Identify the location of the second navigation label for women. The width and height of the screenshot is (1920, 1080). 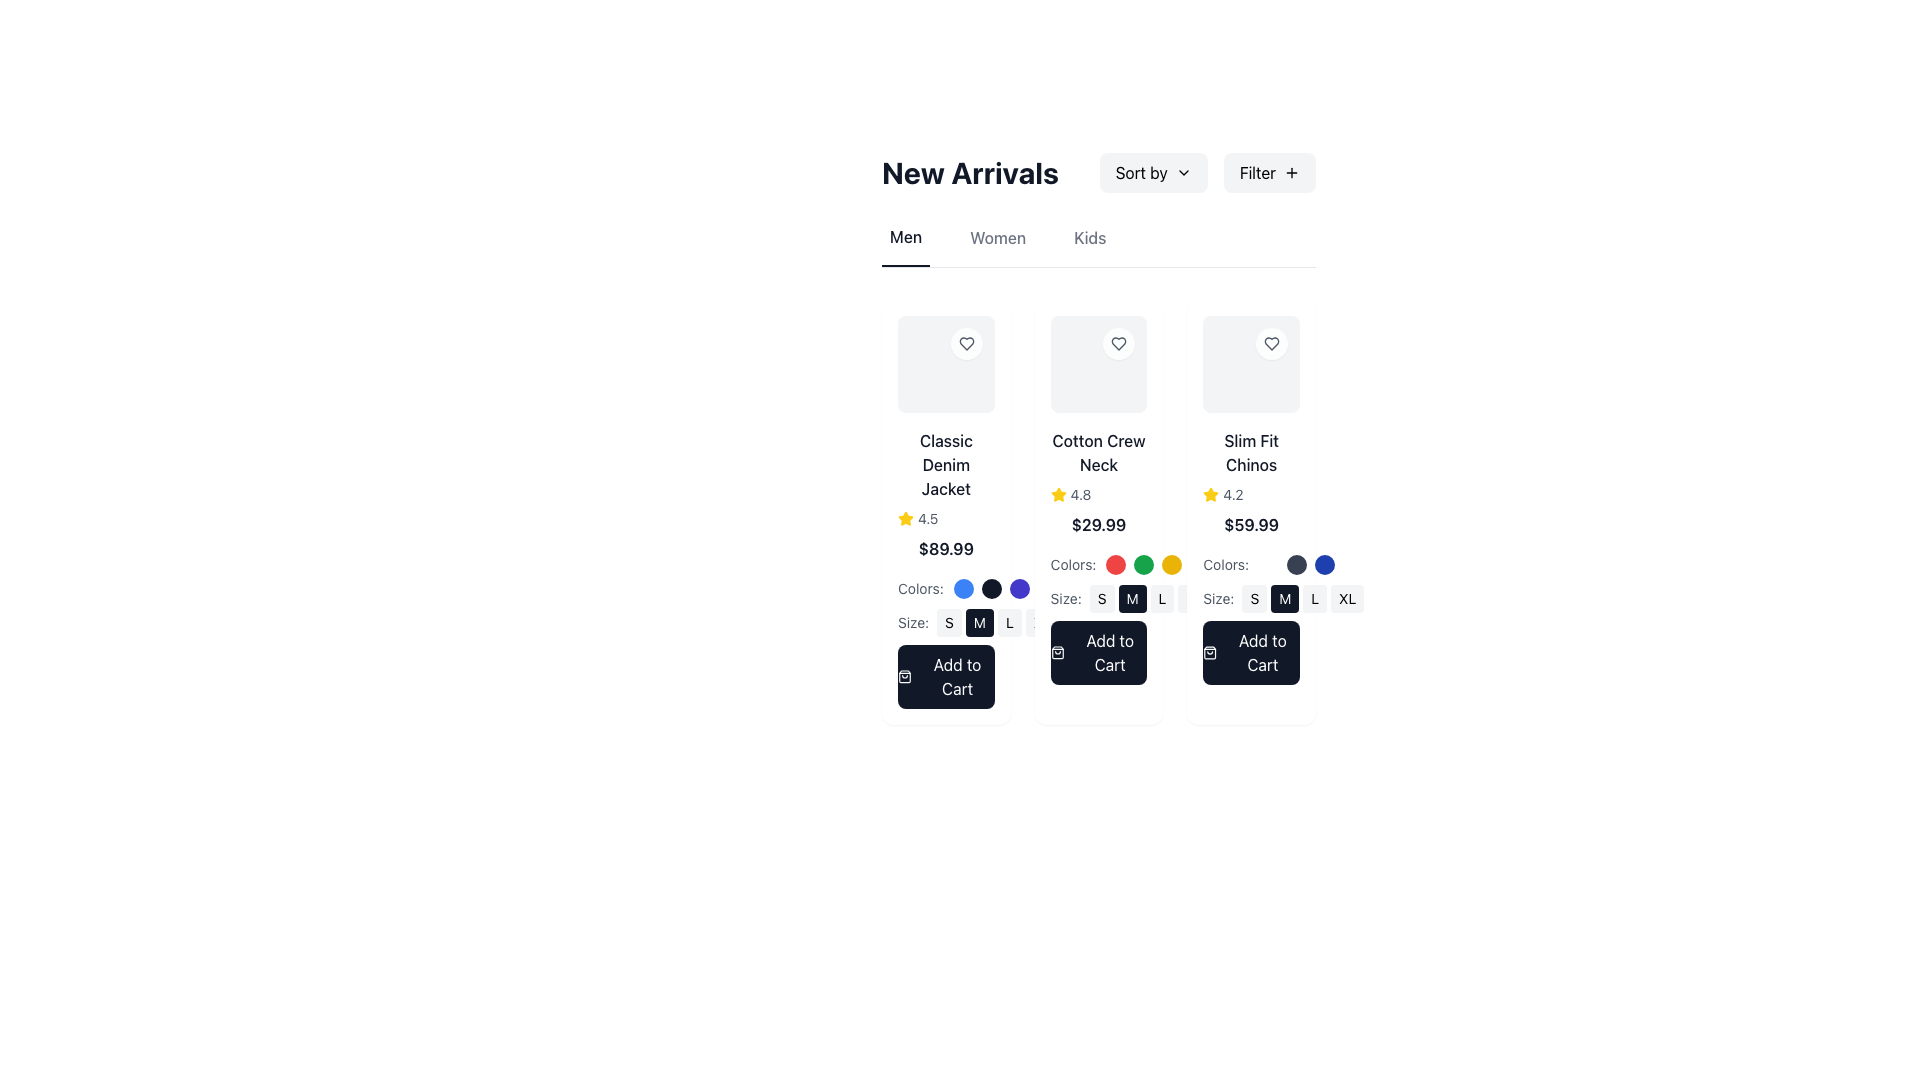
(998, 245).